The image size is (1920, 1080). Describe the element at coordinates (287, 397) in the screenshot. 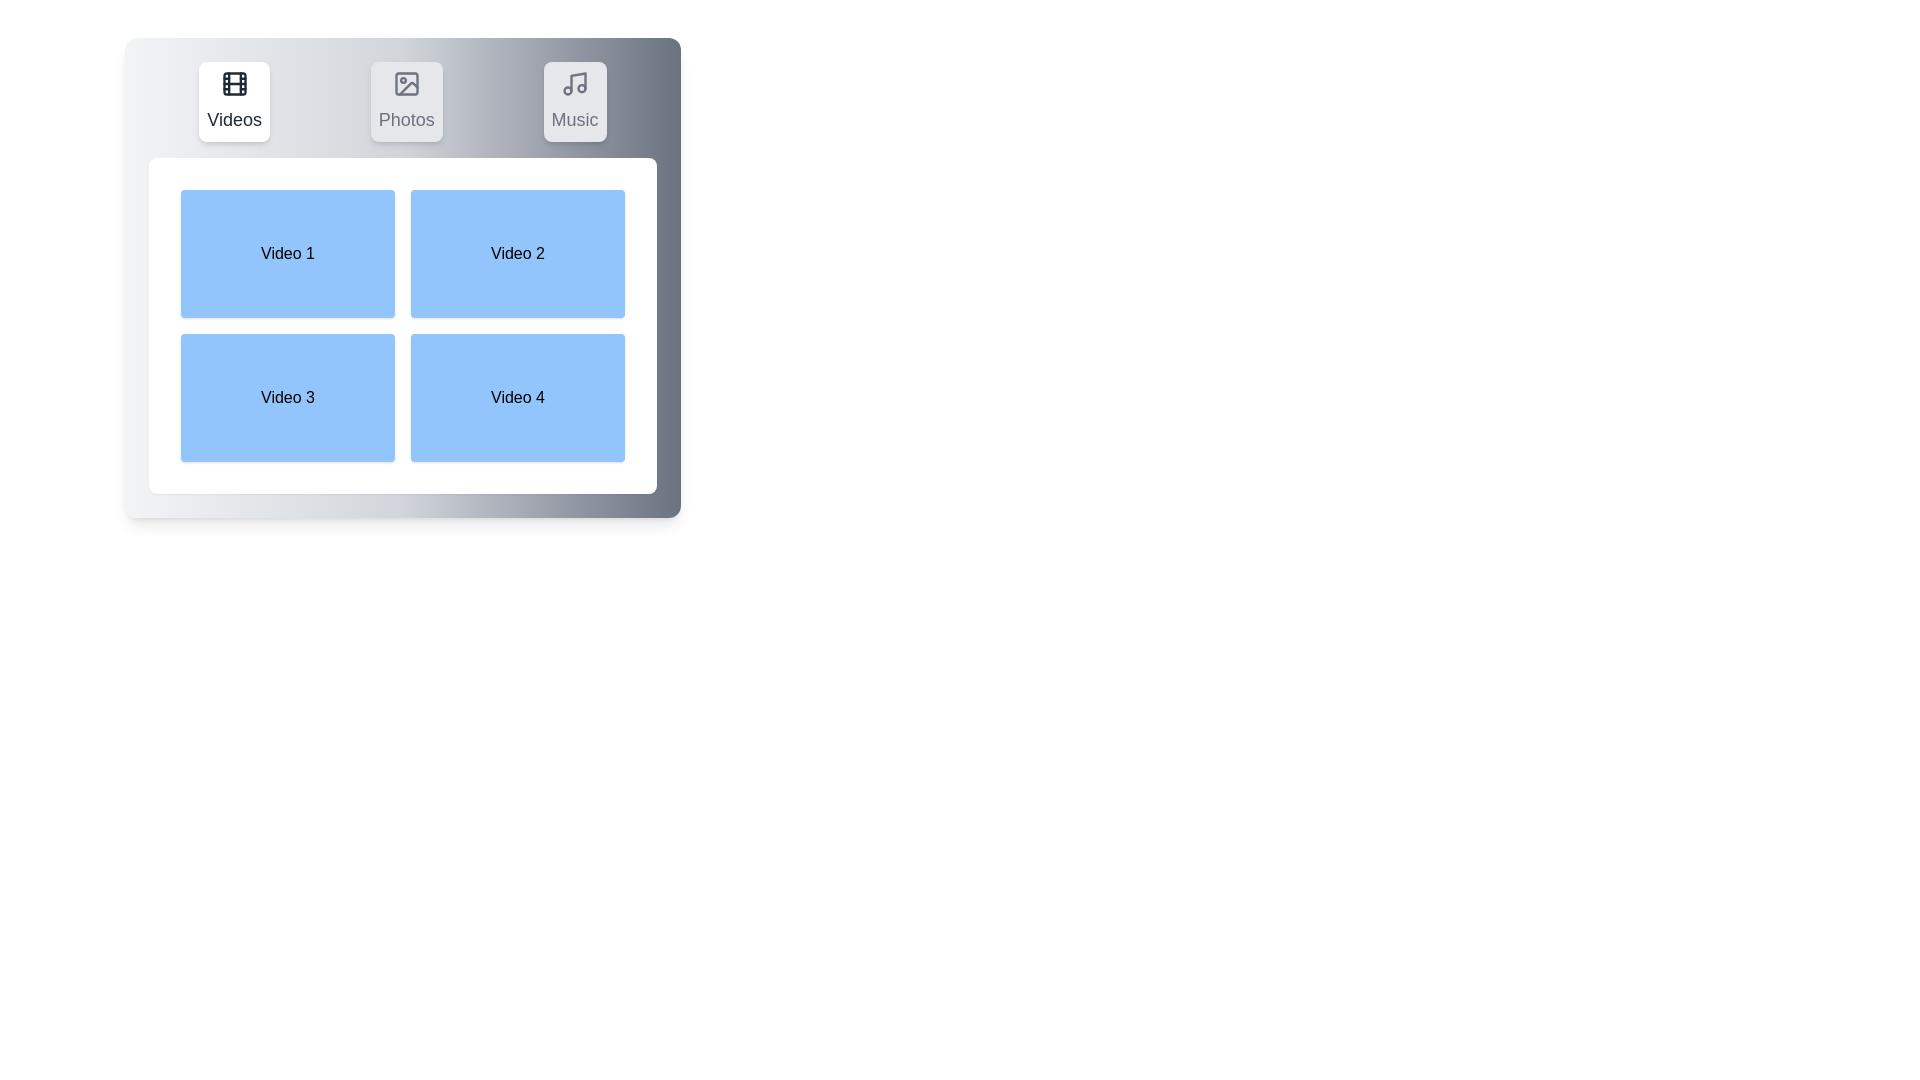

I see `the Video 3 Box to observe the hover effect` at that location.